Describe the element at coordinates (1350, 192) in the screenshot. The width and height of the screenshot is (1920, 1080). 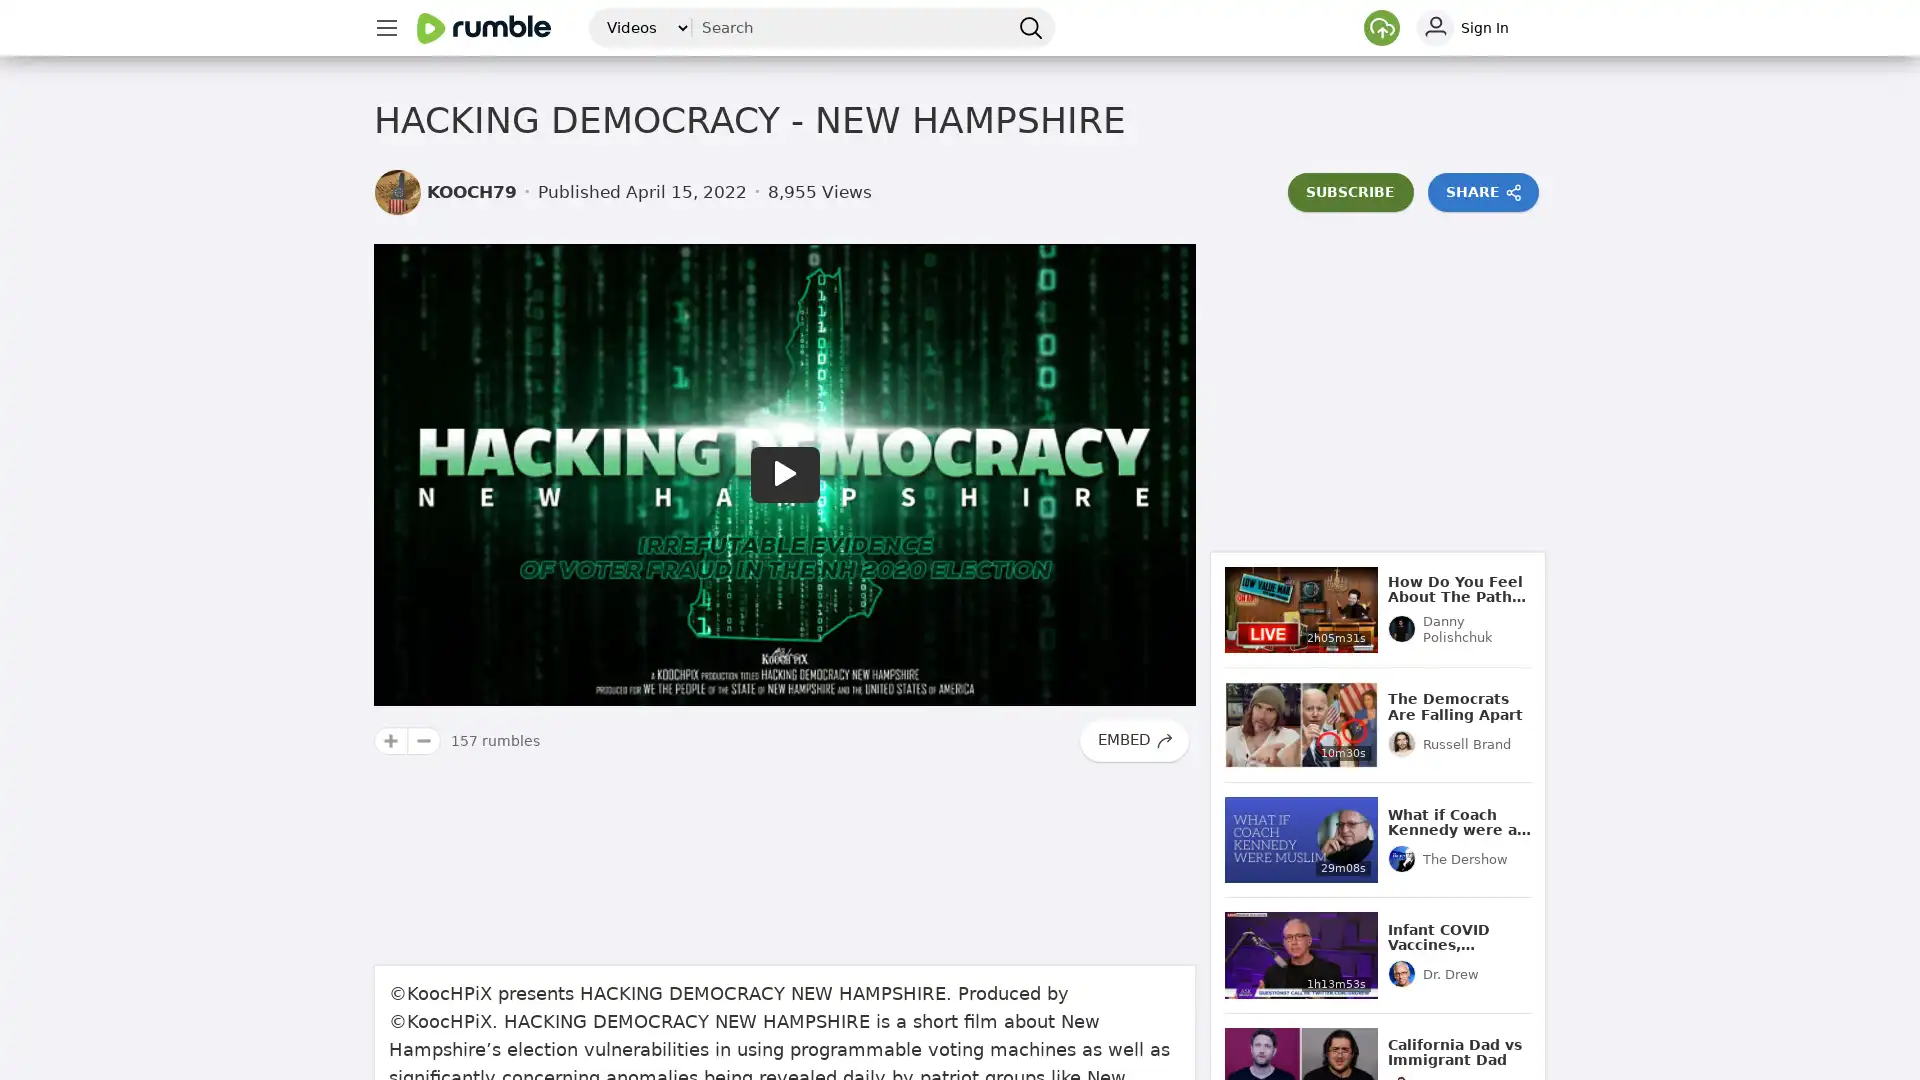
I see `SUBSCRIBE` at that location.